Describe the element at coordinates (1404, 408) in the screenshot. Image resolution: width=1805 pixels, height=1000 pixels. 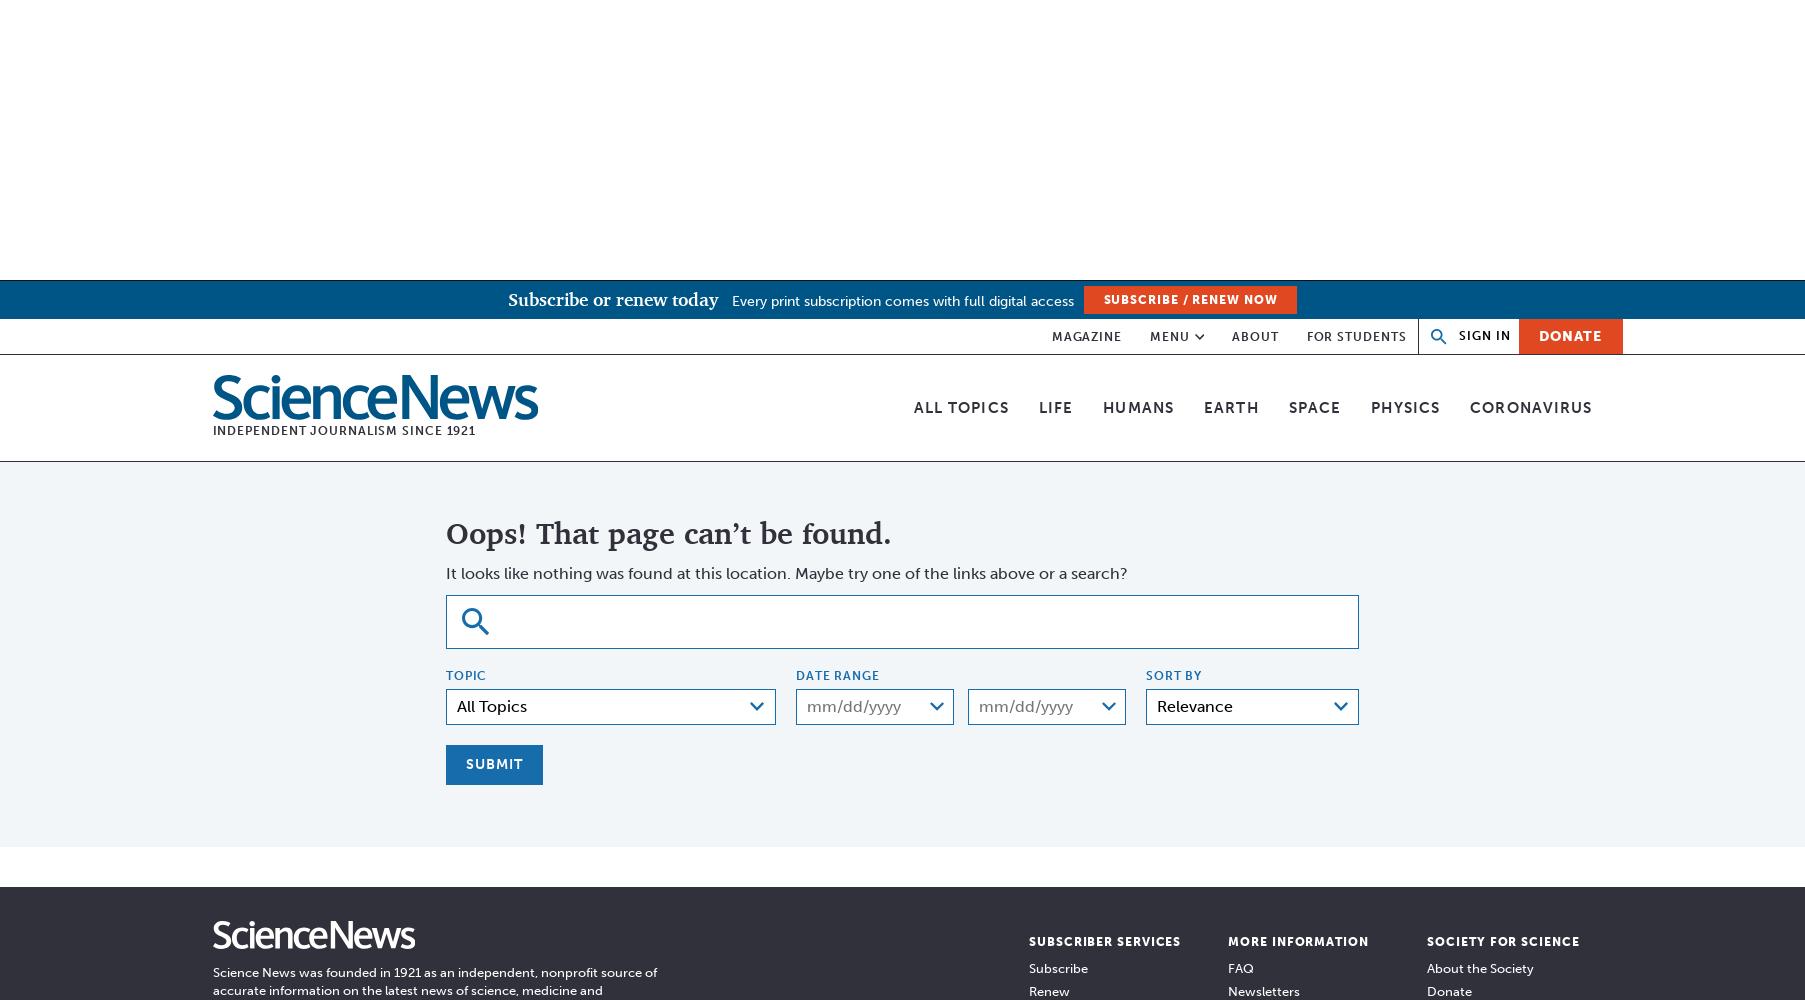
I see `'Physics'` at that location.